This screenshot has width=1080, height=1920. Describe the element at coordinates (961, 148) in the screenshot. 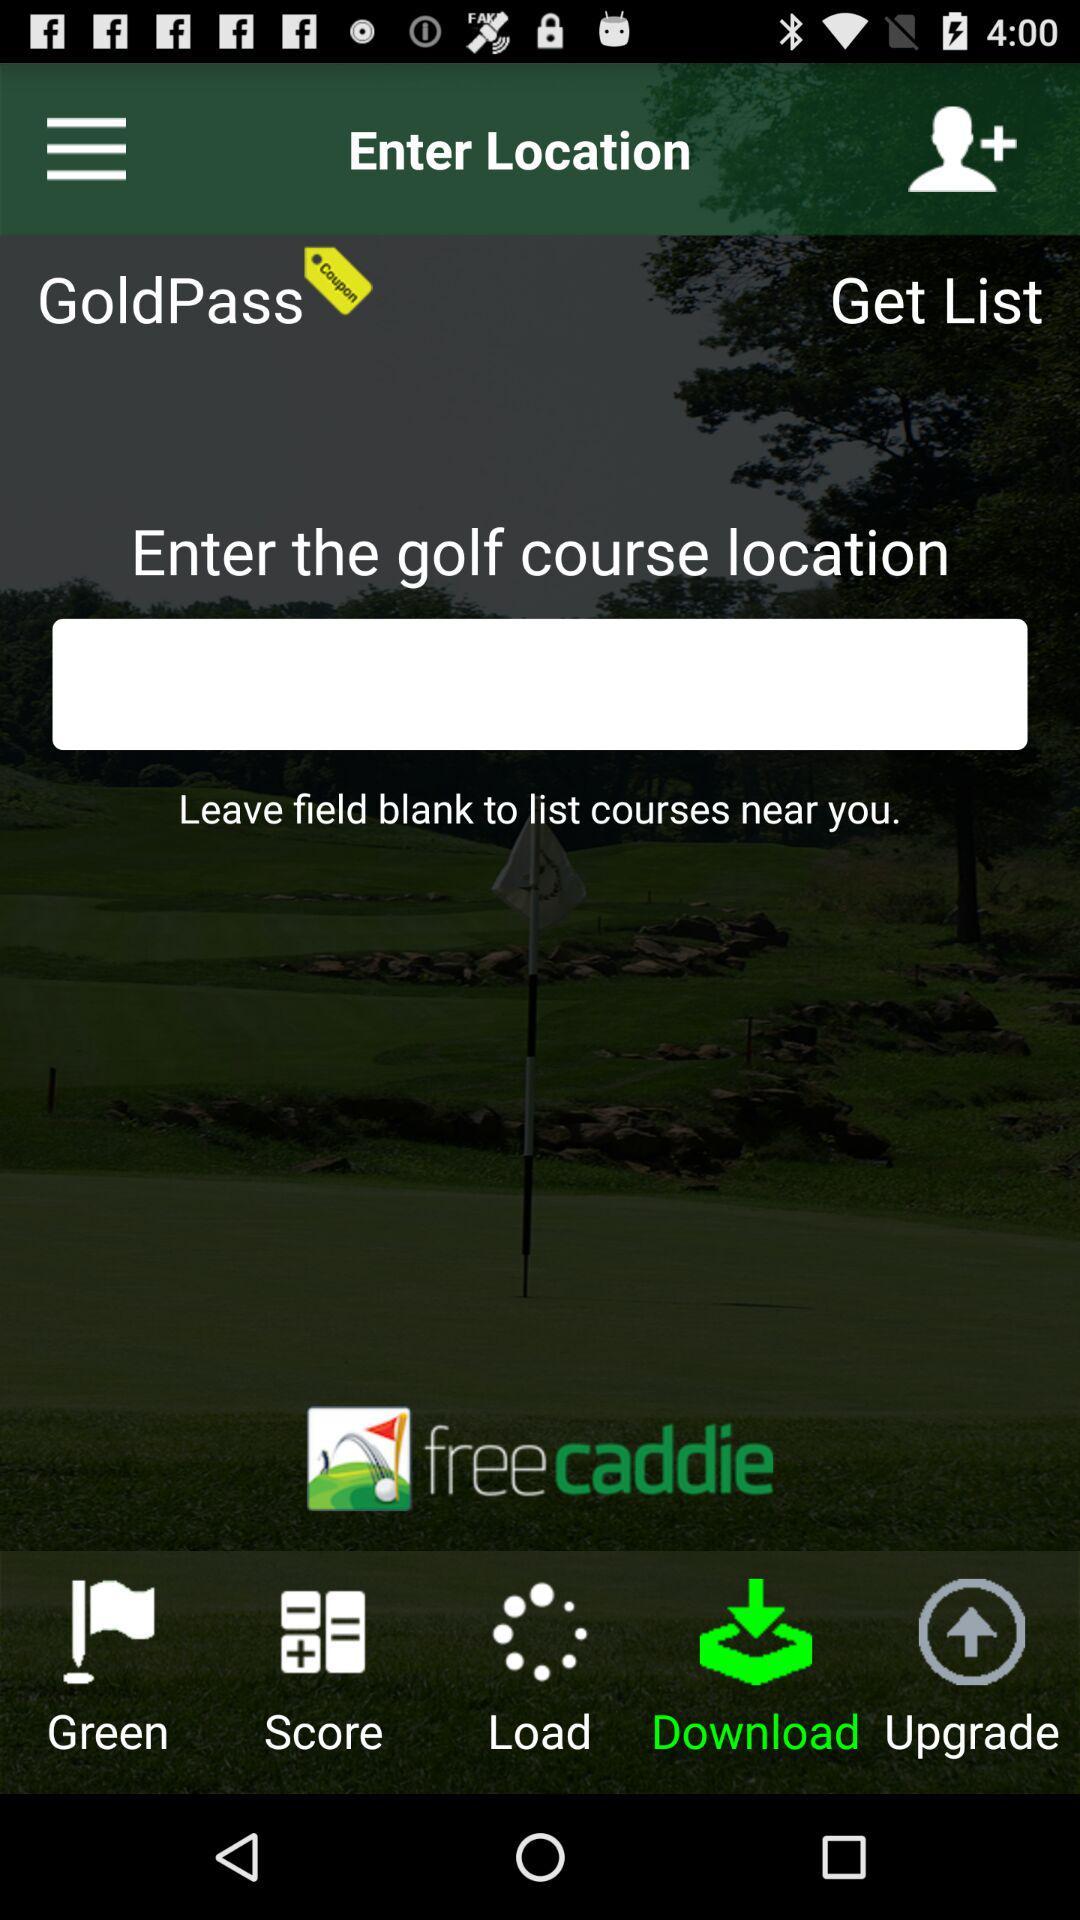

I see `your location` at that location.